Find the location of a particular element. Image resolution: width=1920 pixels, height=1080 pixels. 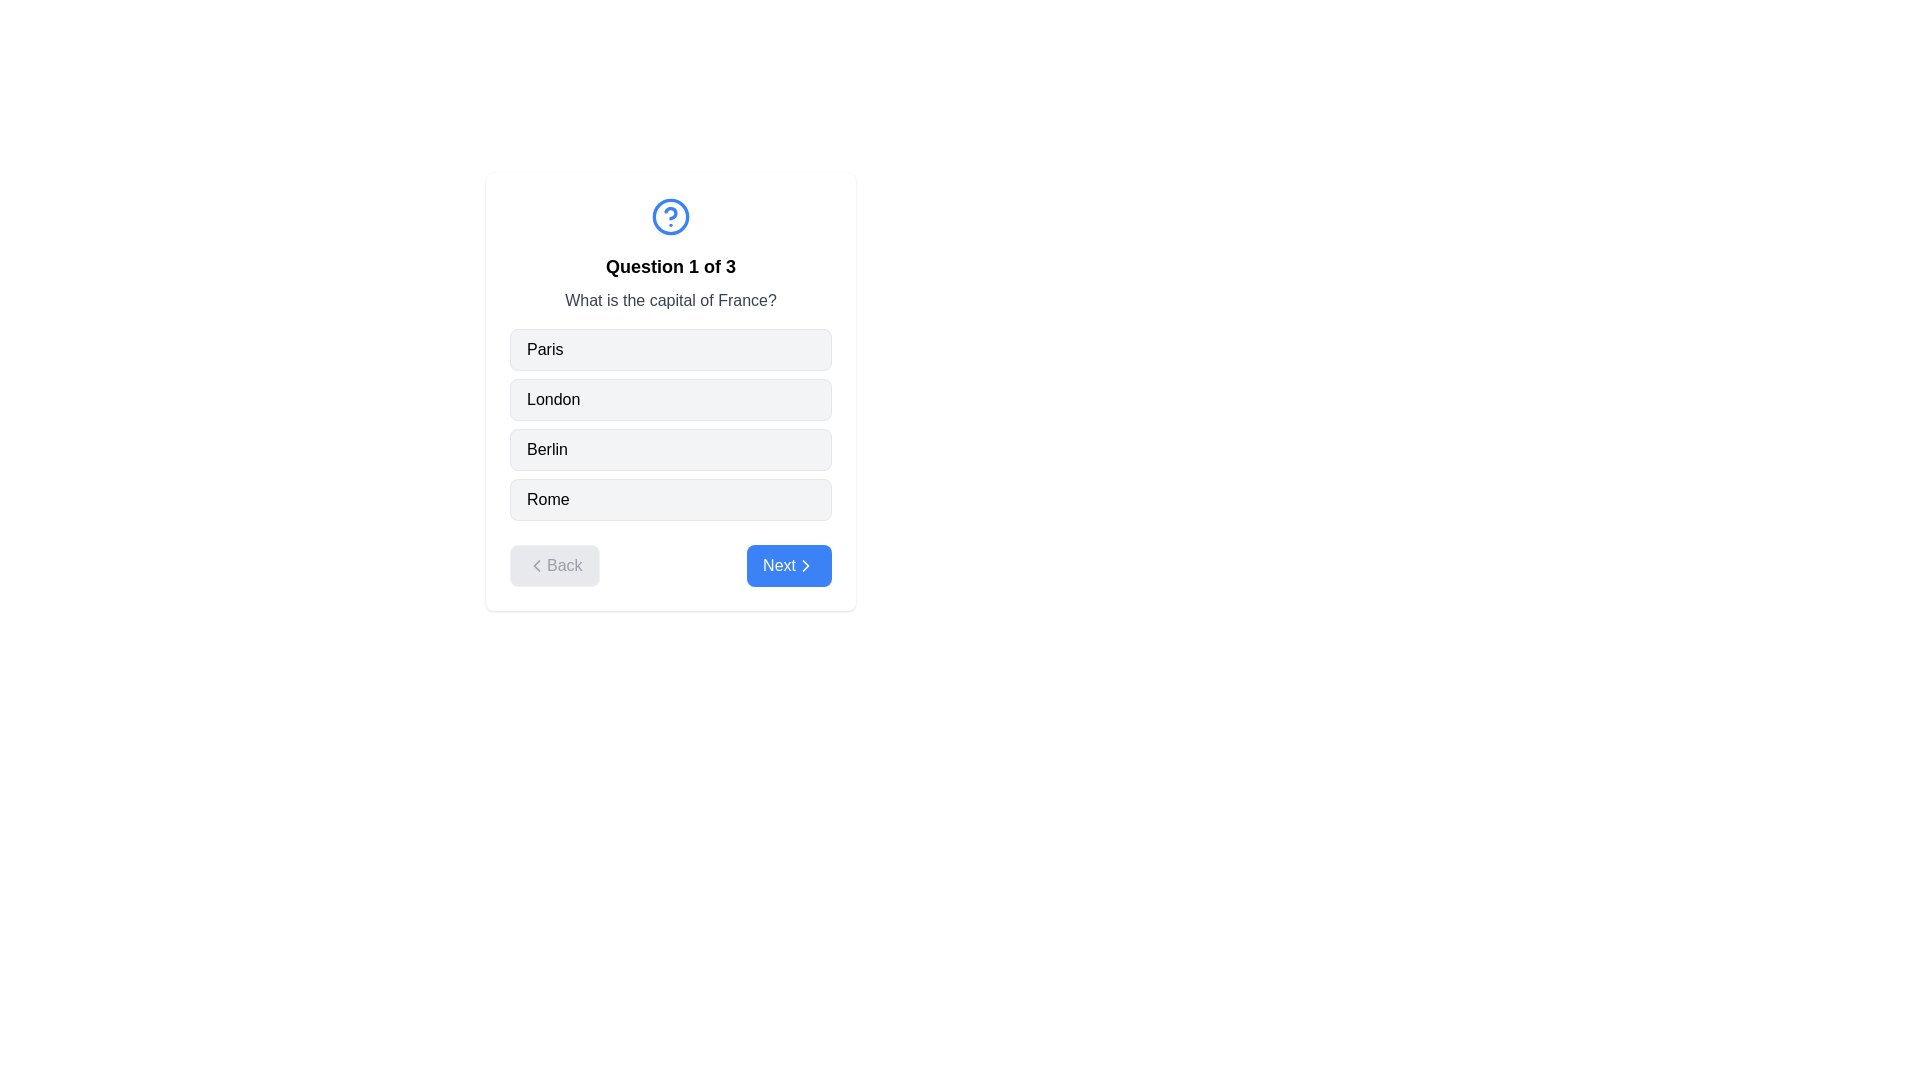

the 'Next' button with a blue background and white text, located at the bottom right corner of the 'Question 1 of 3' section is located at coordinates (788, 566).